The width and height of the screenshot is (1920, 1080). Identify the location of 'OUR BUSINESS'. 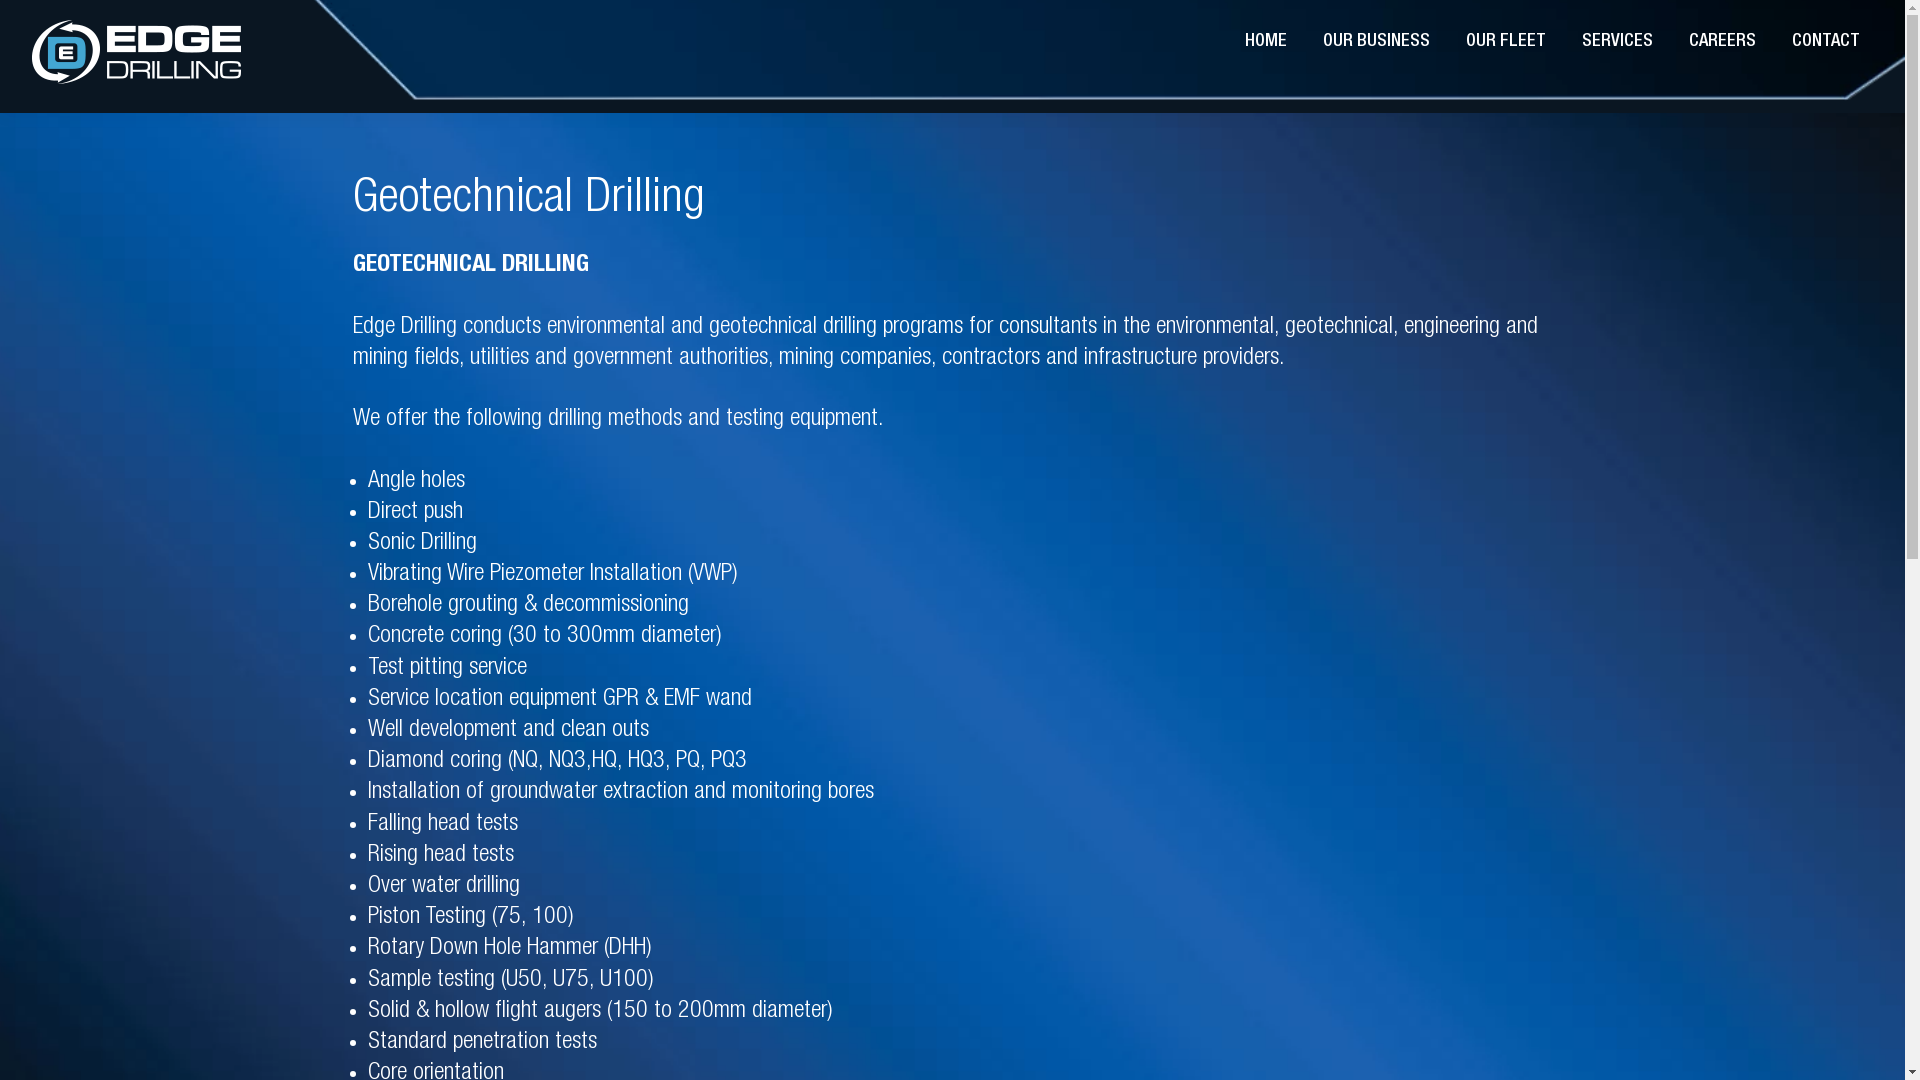
(1375, 42).